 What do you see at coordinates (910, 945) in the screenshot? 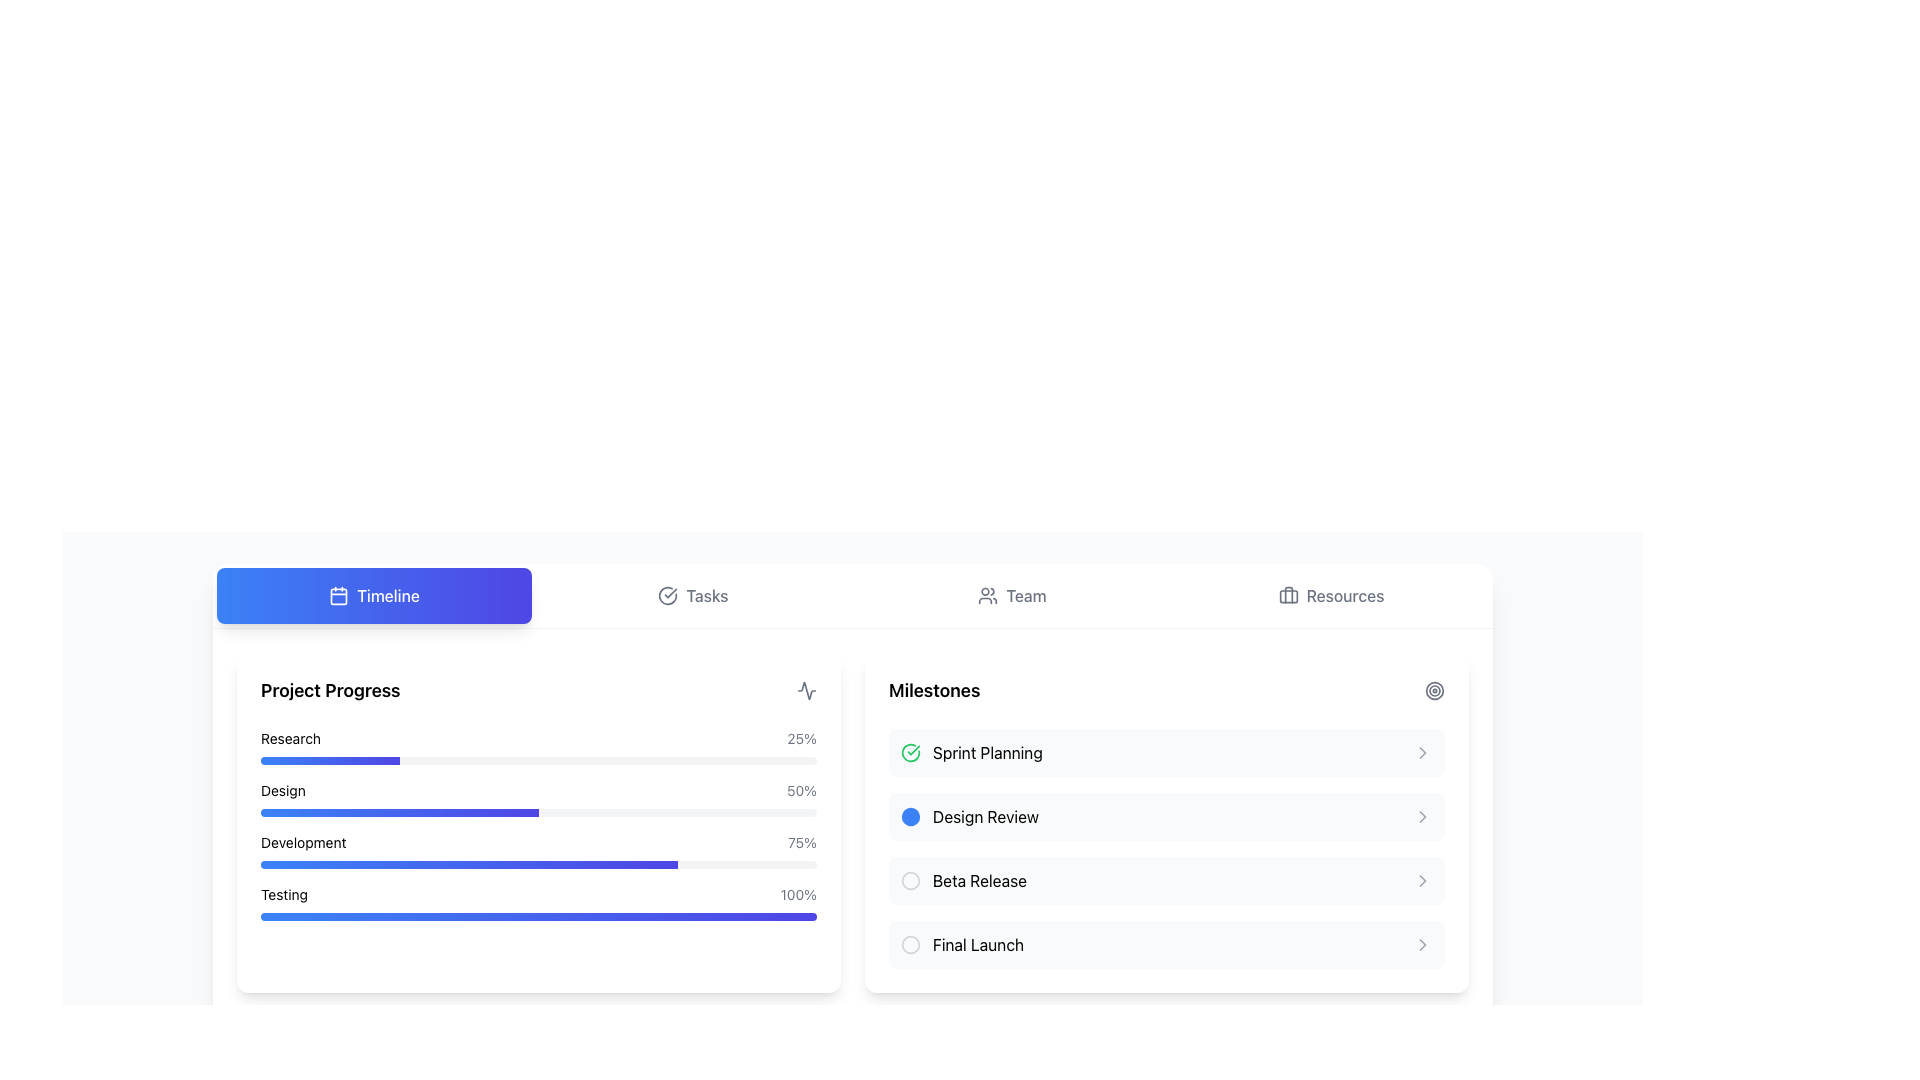
I see `the status indicator icon, which is a gray outlined circle with a diameter of 20 pixels, located to the left of the 'Final Launch' milestone label` at bounding box center [910, 945].